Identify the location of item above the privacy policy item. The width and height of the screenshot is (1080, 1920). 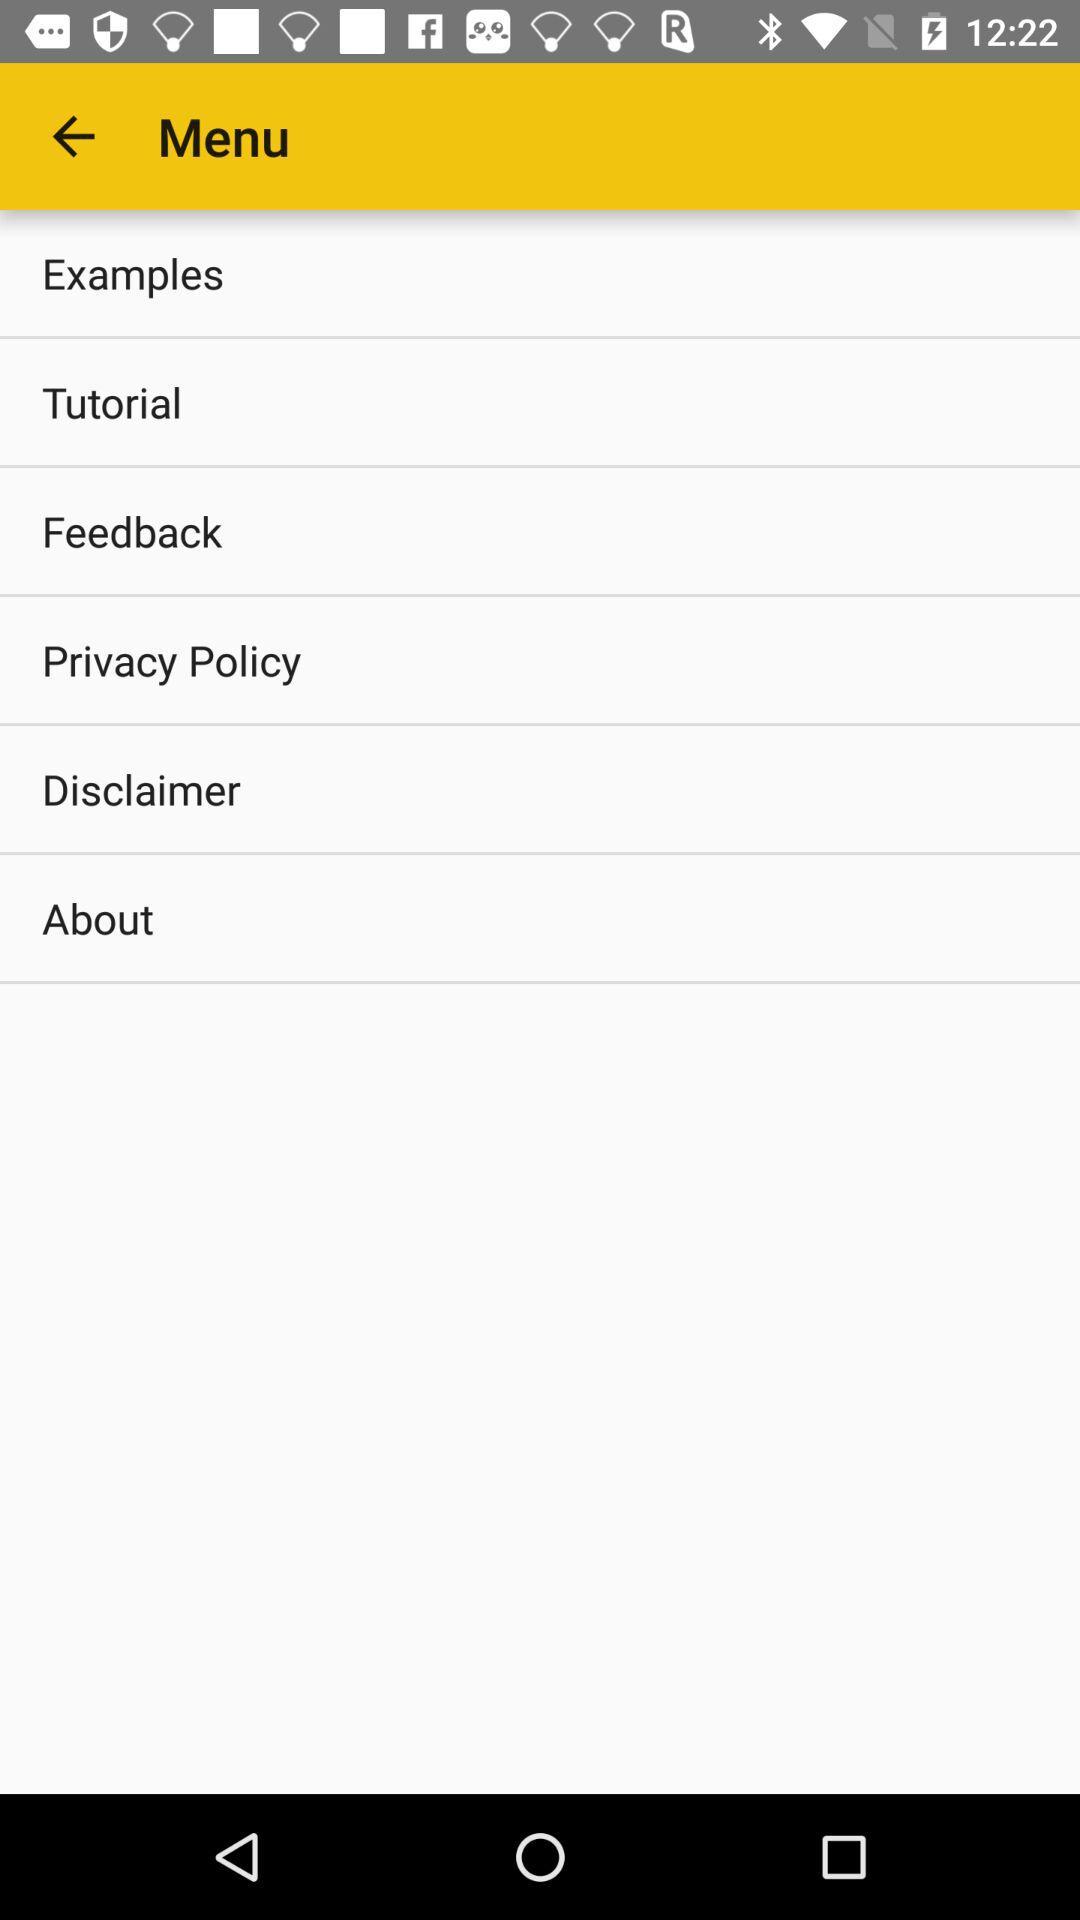
(540, 531).